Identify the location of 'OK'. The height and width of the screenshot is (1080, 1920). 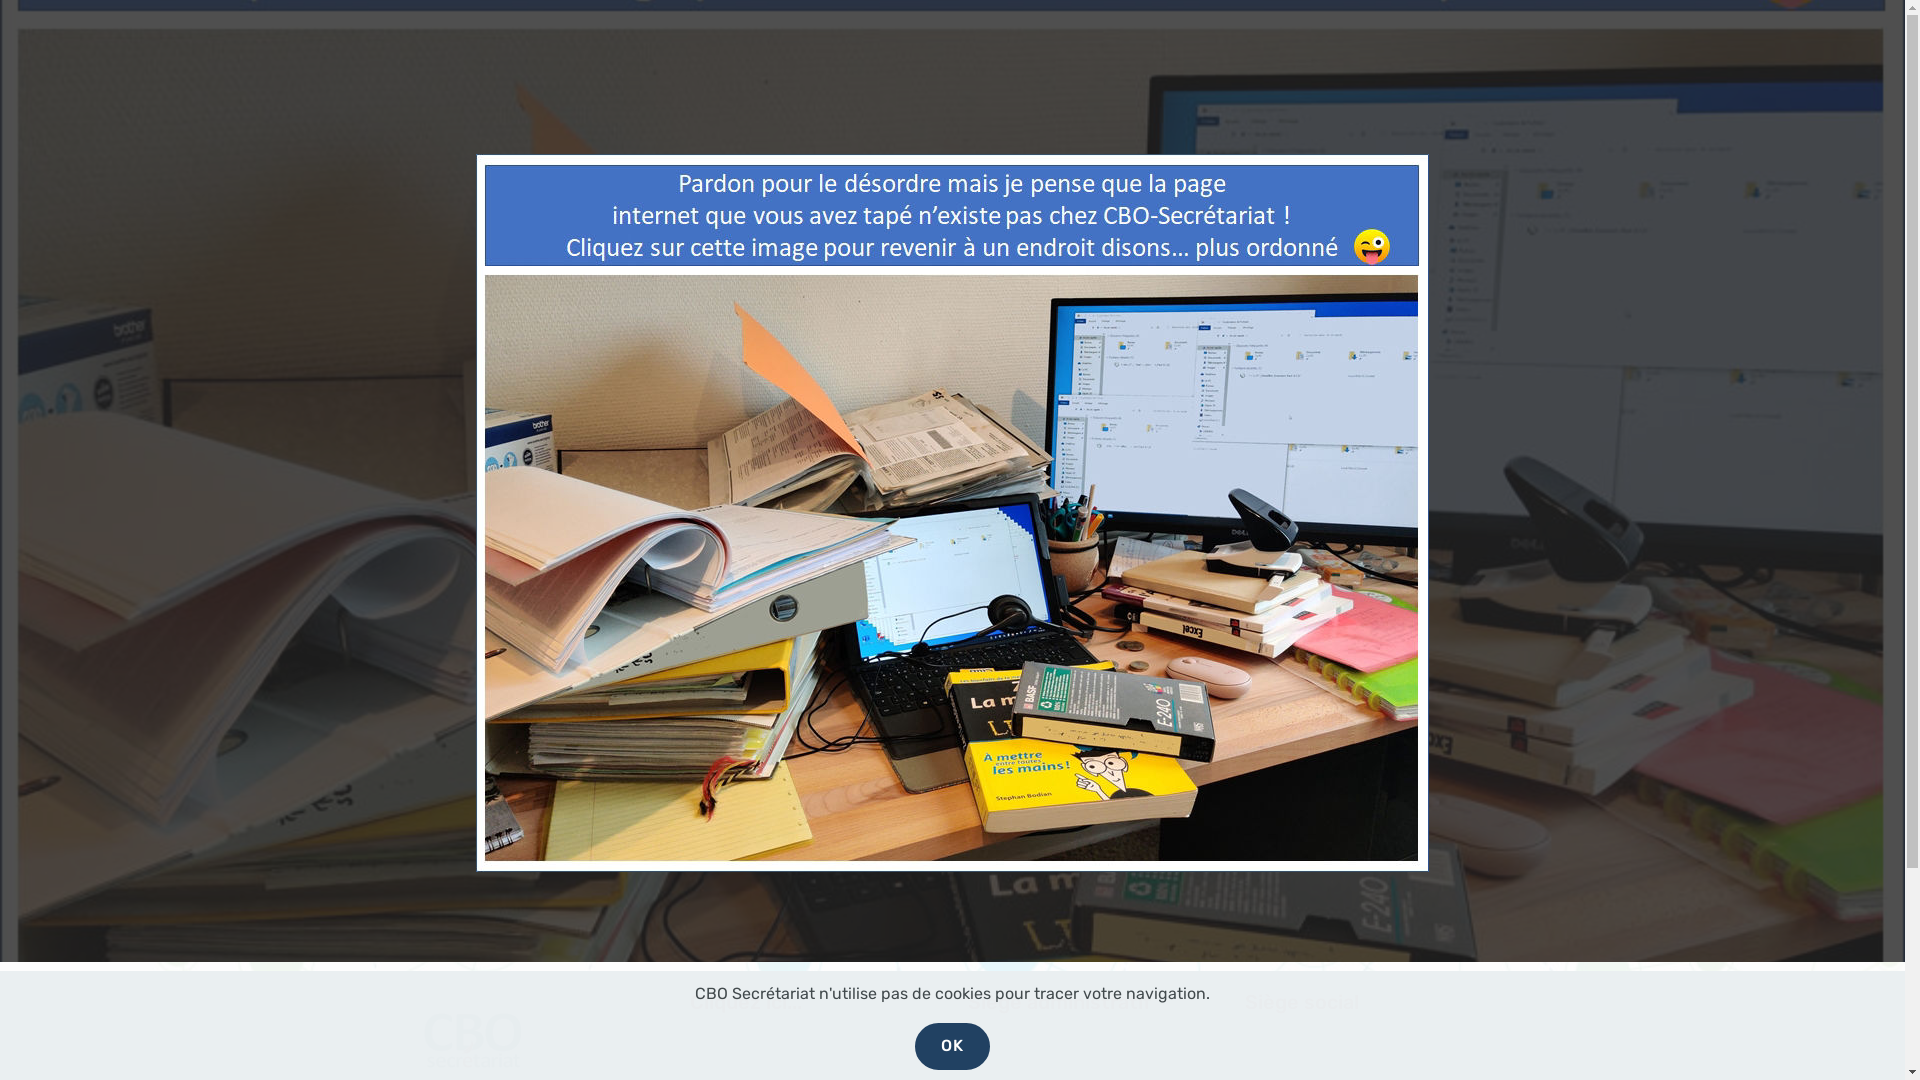
(951, 1045).